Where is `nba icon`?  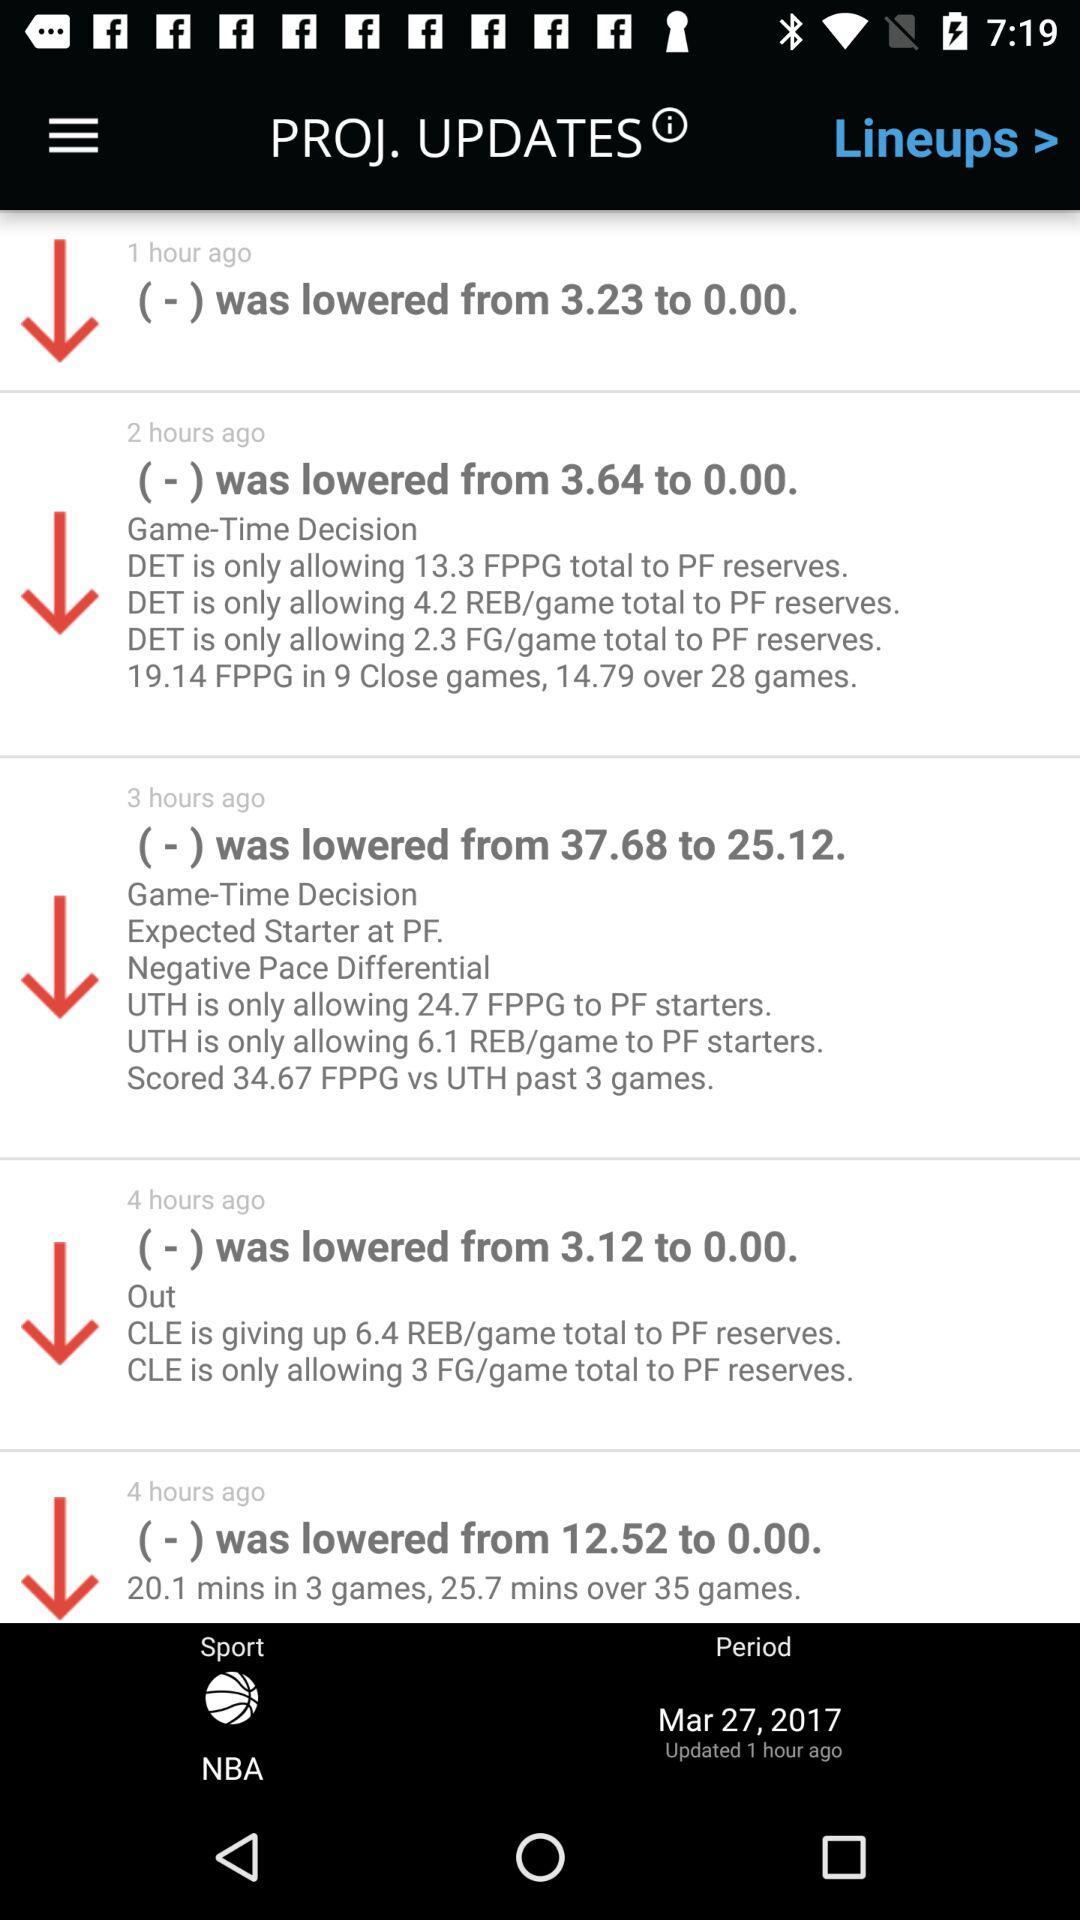 nba icon is located at coordinates (231, 1729).